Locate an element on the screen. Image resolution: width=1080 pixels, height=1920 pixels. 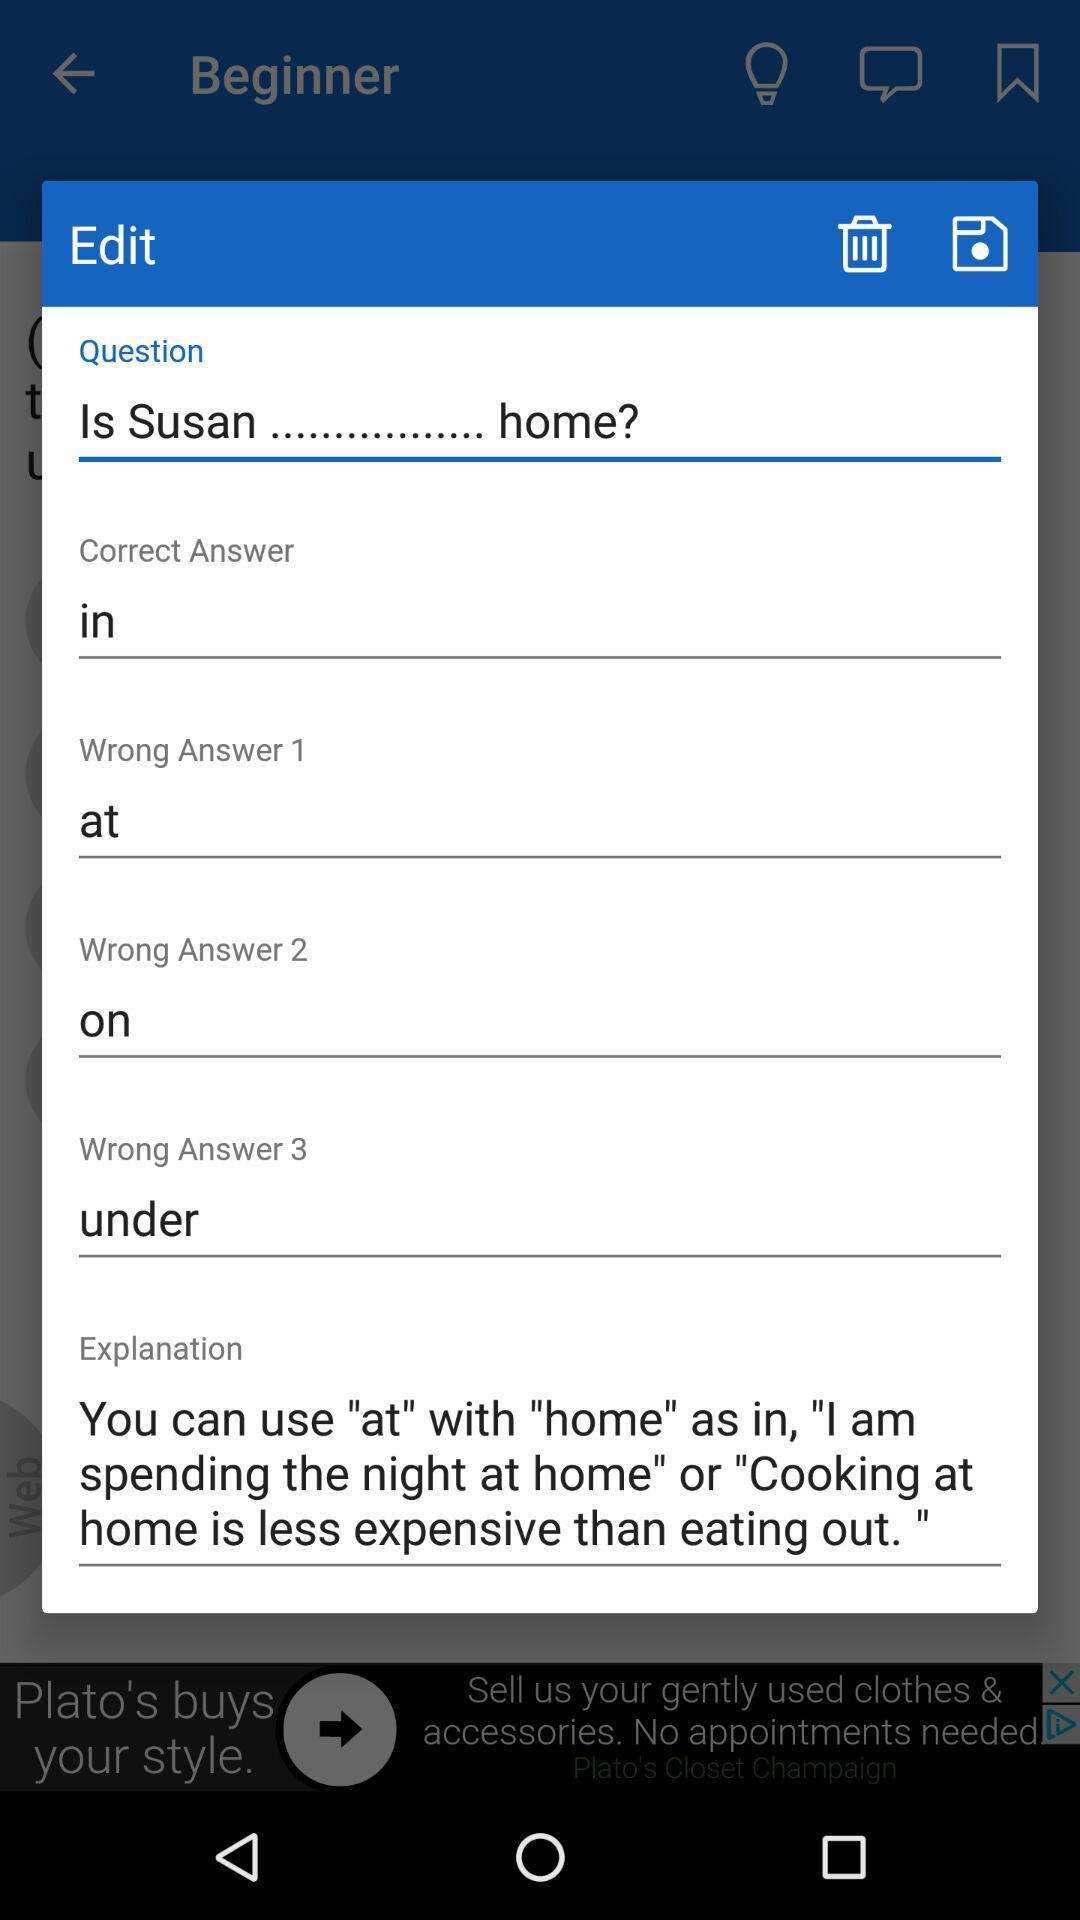
the you can use icon is located at coordinates (540, 1473).